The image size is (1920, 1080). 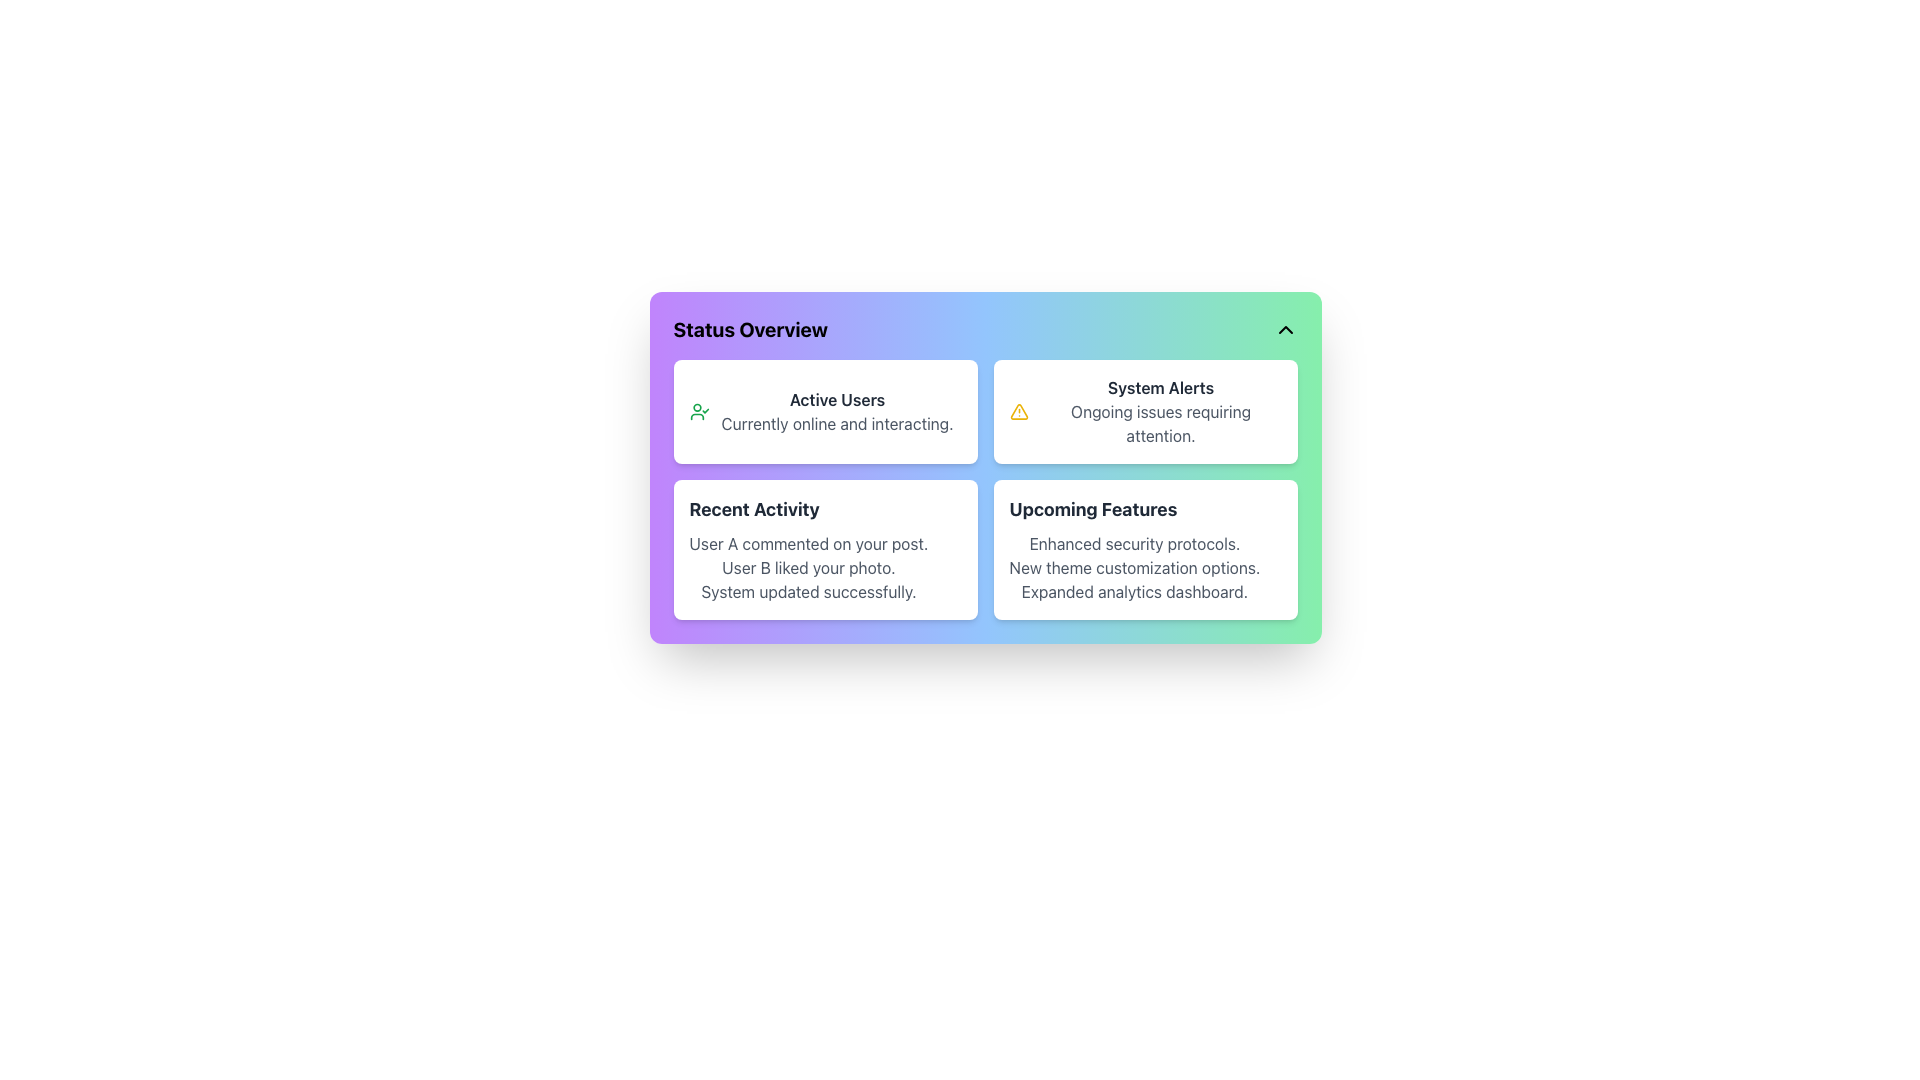 I want to click on the text label displaying 'Enhanced security protocols.' which is the first item in the vertically aligned list under the 'Upcoming Features' card located in the bottom-right corner of the four-card grid, so click(x=1134, y=543).